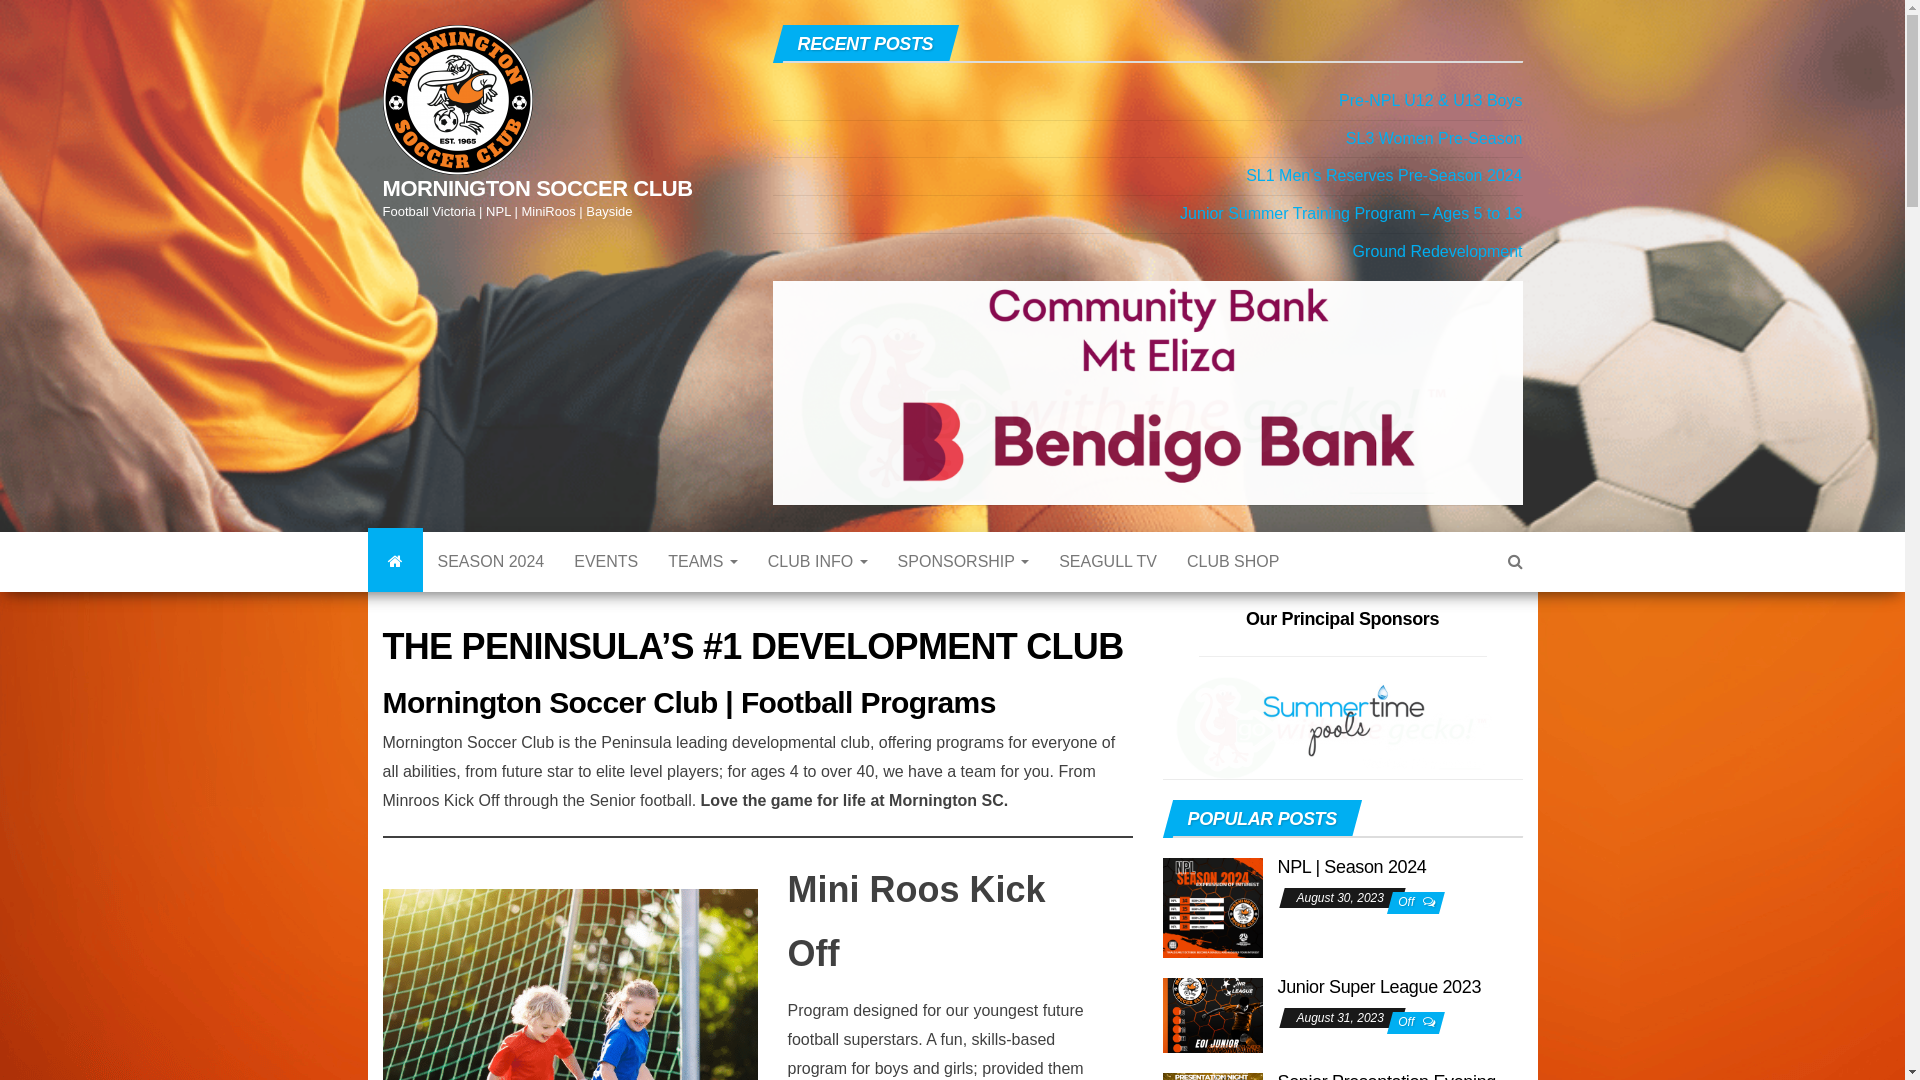 The height and width of the screenshot is (1080, 1920). Describe the element at coordinates (490, 589) in the screenshot. I see `'SEASON 2024'` at that location.